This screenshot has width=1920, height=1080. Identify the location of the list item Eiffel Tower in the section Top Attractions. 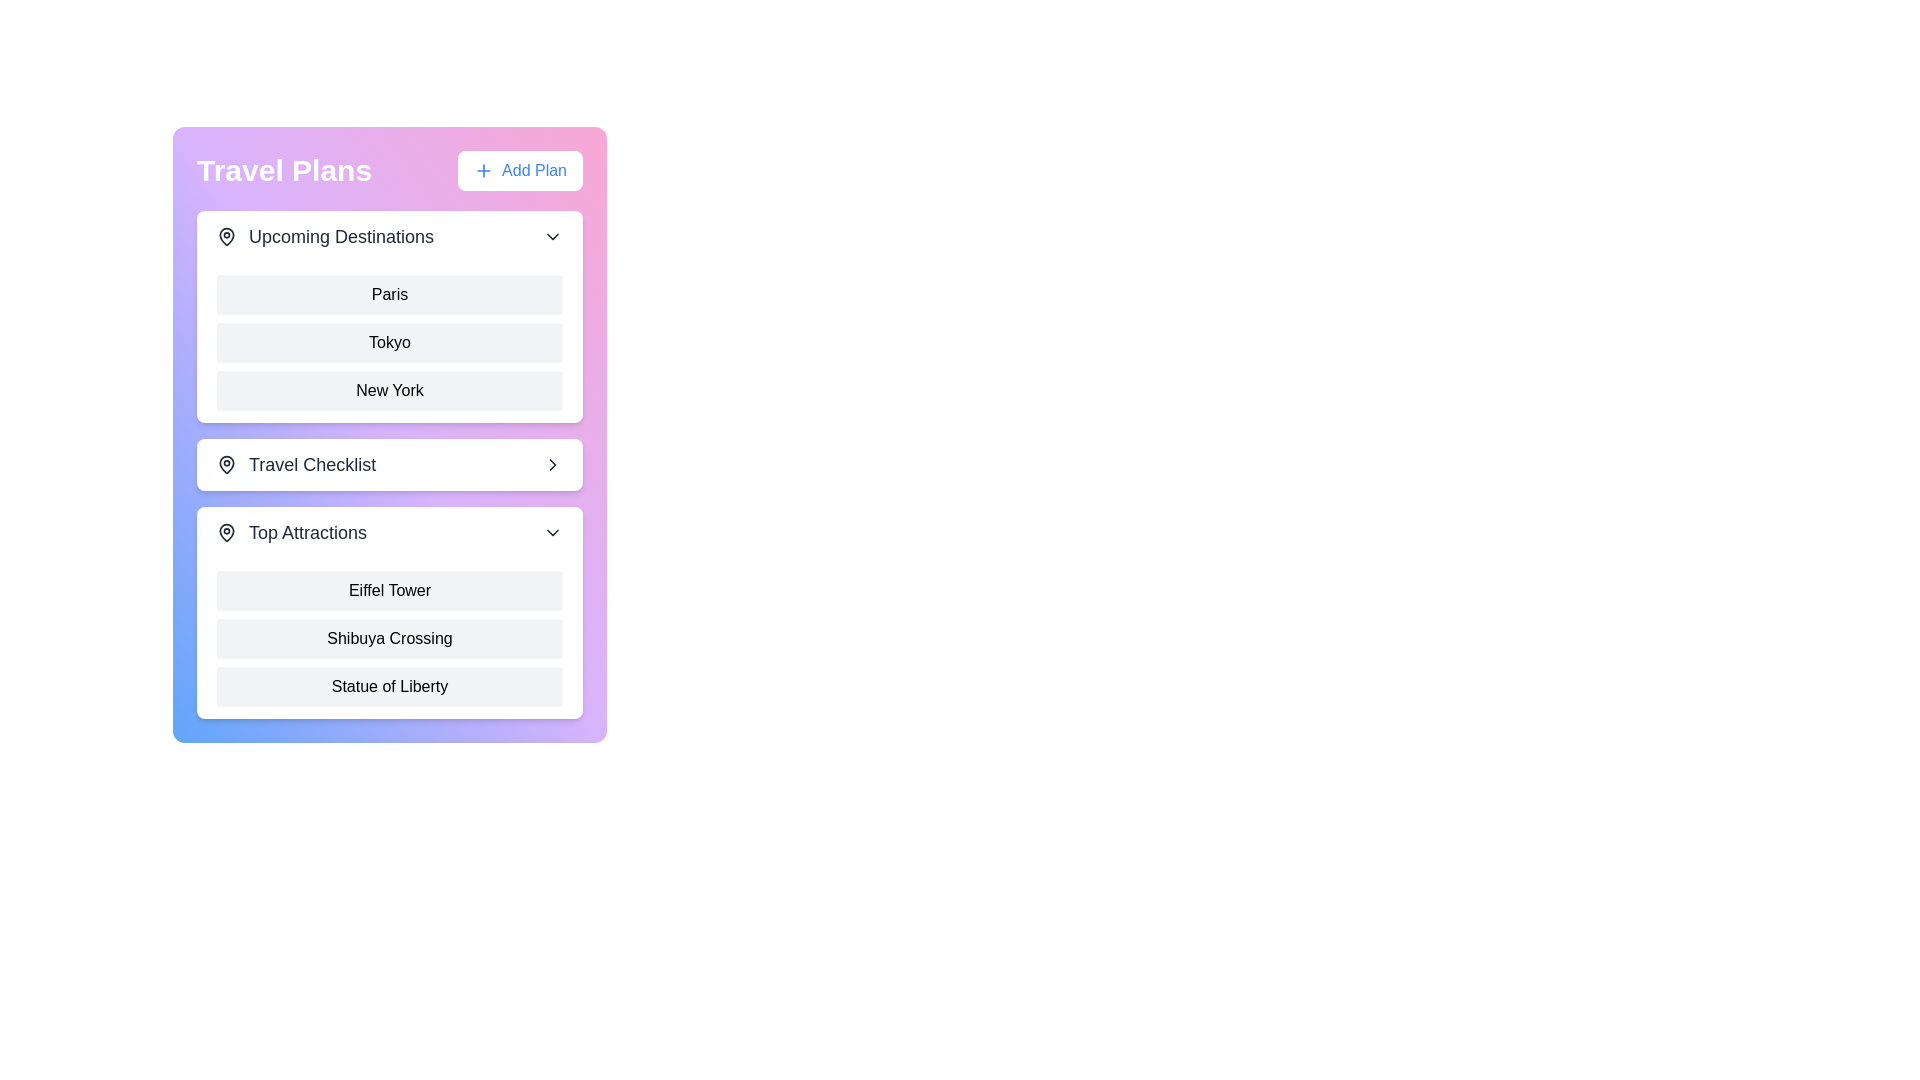
(389, 589).